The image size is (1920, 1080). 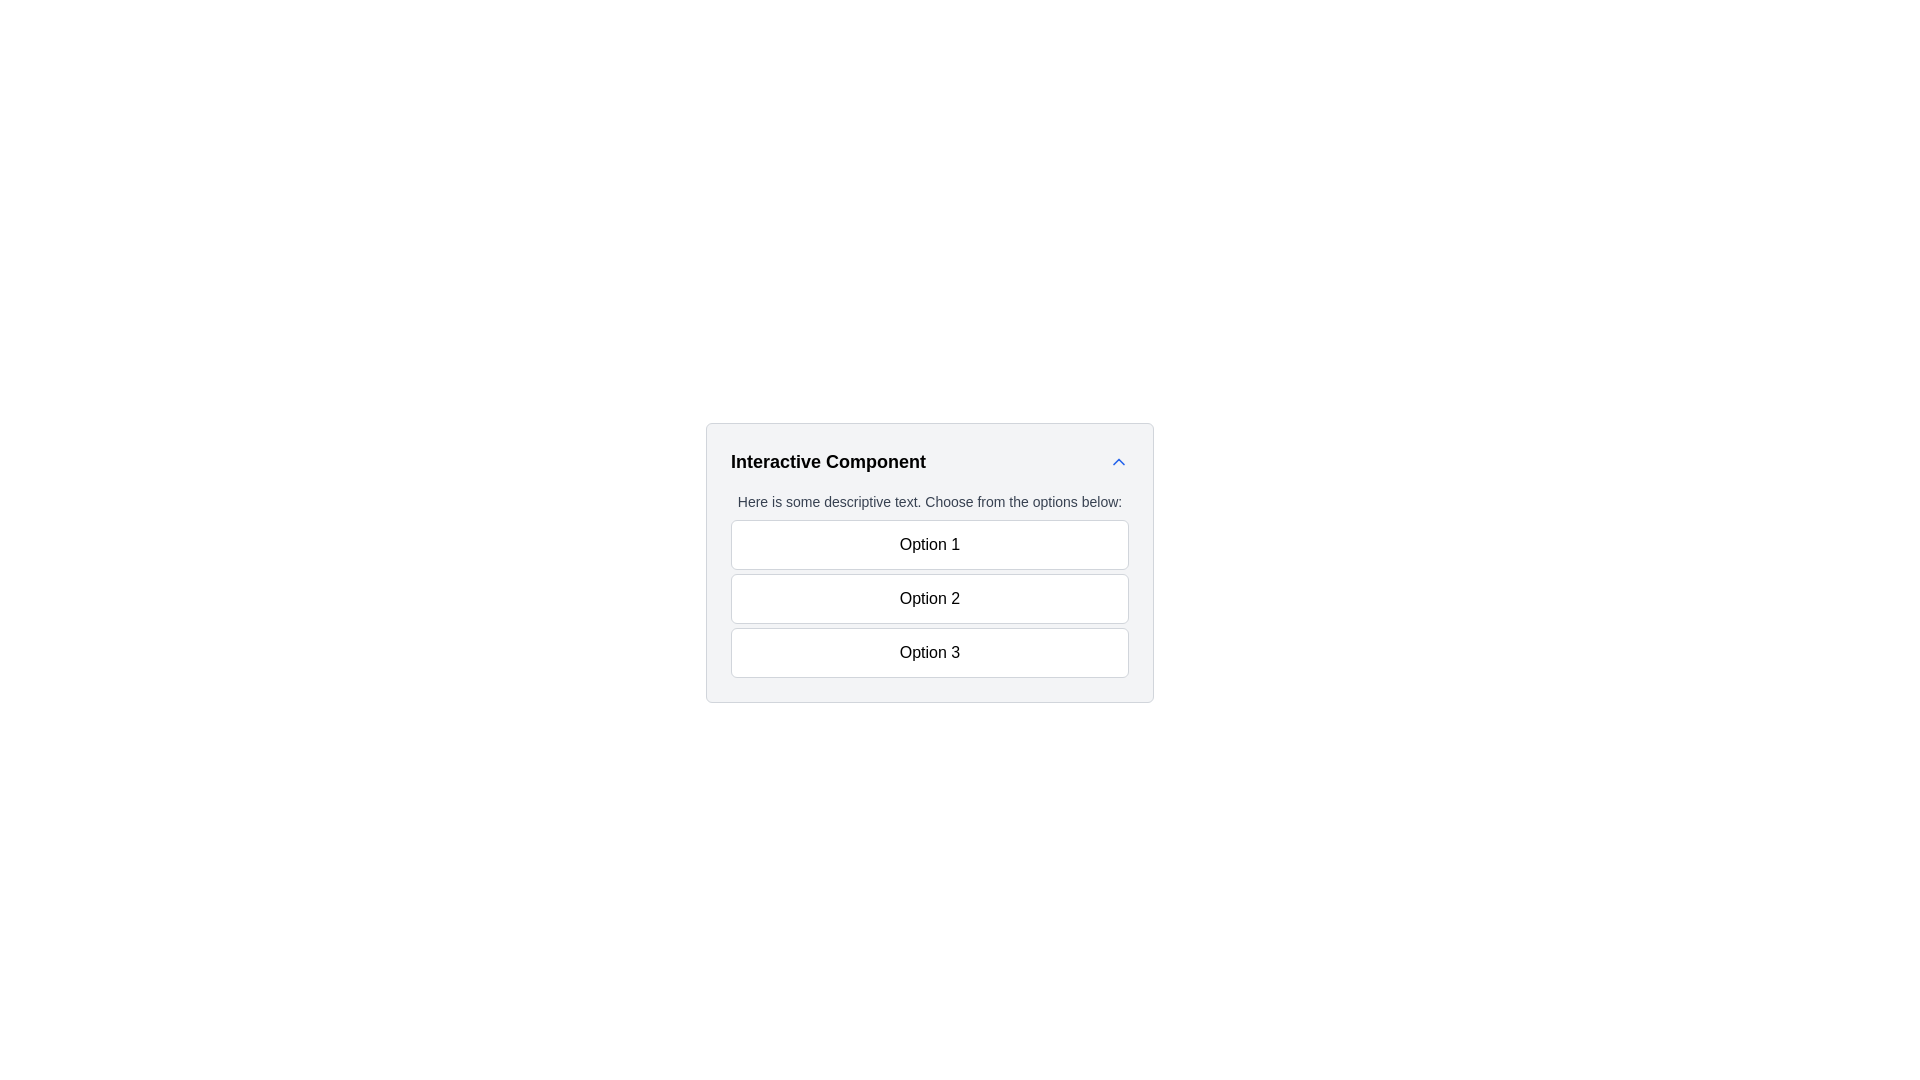 I want to click on the button labeled 'Option 1', which is a rectangular button with rounded corners and a light background color, to trigger its hover state, so click(x=929, y=544).